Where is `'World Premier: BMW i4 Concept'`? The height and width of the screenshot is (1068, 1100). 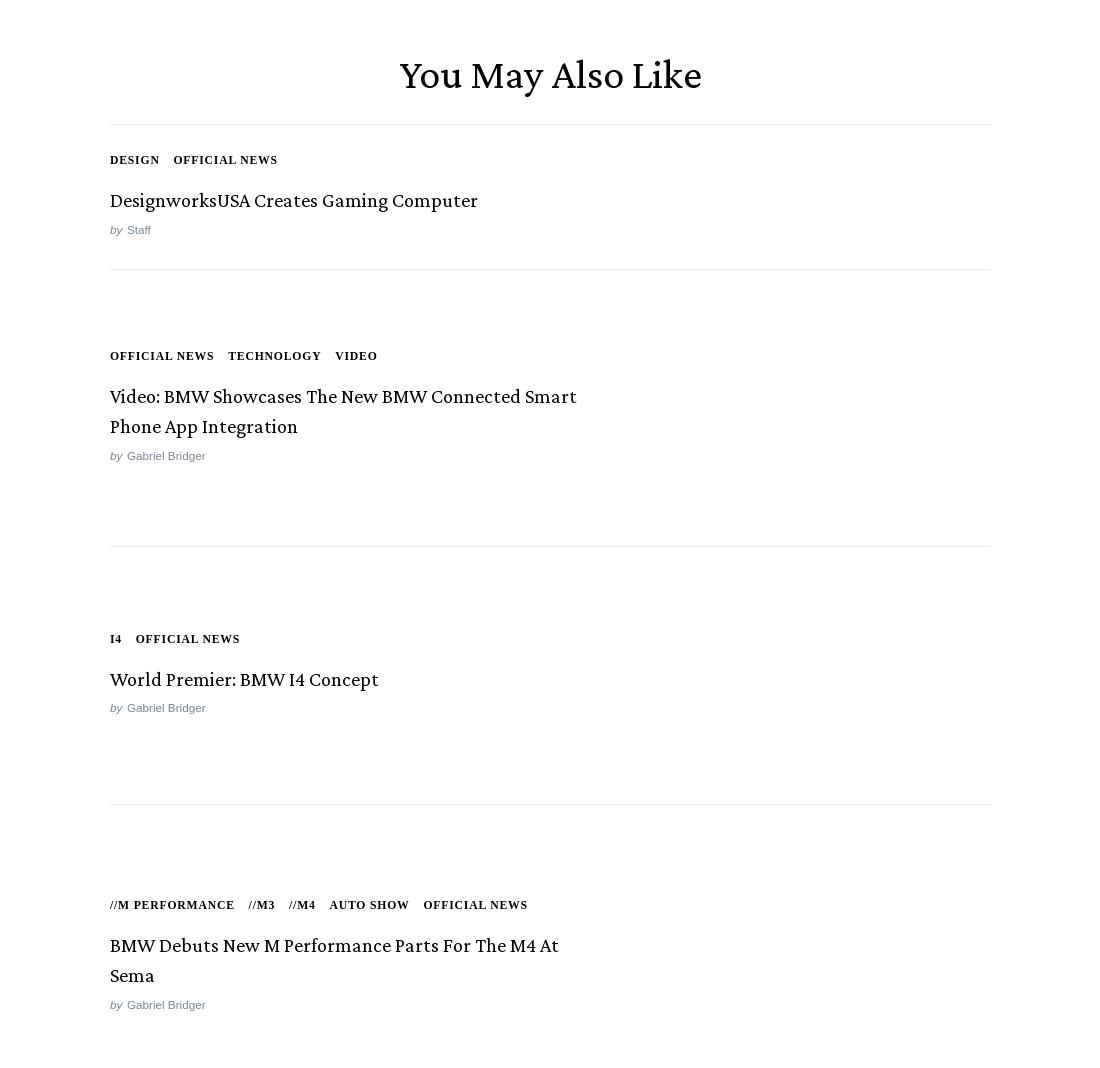
'World Premier: BMW i4 Concept' is located at coordinates (280, 680).